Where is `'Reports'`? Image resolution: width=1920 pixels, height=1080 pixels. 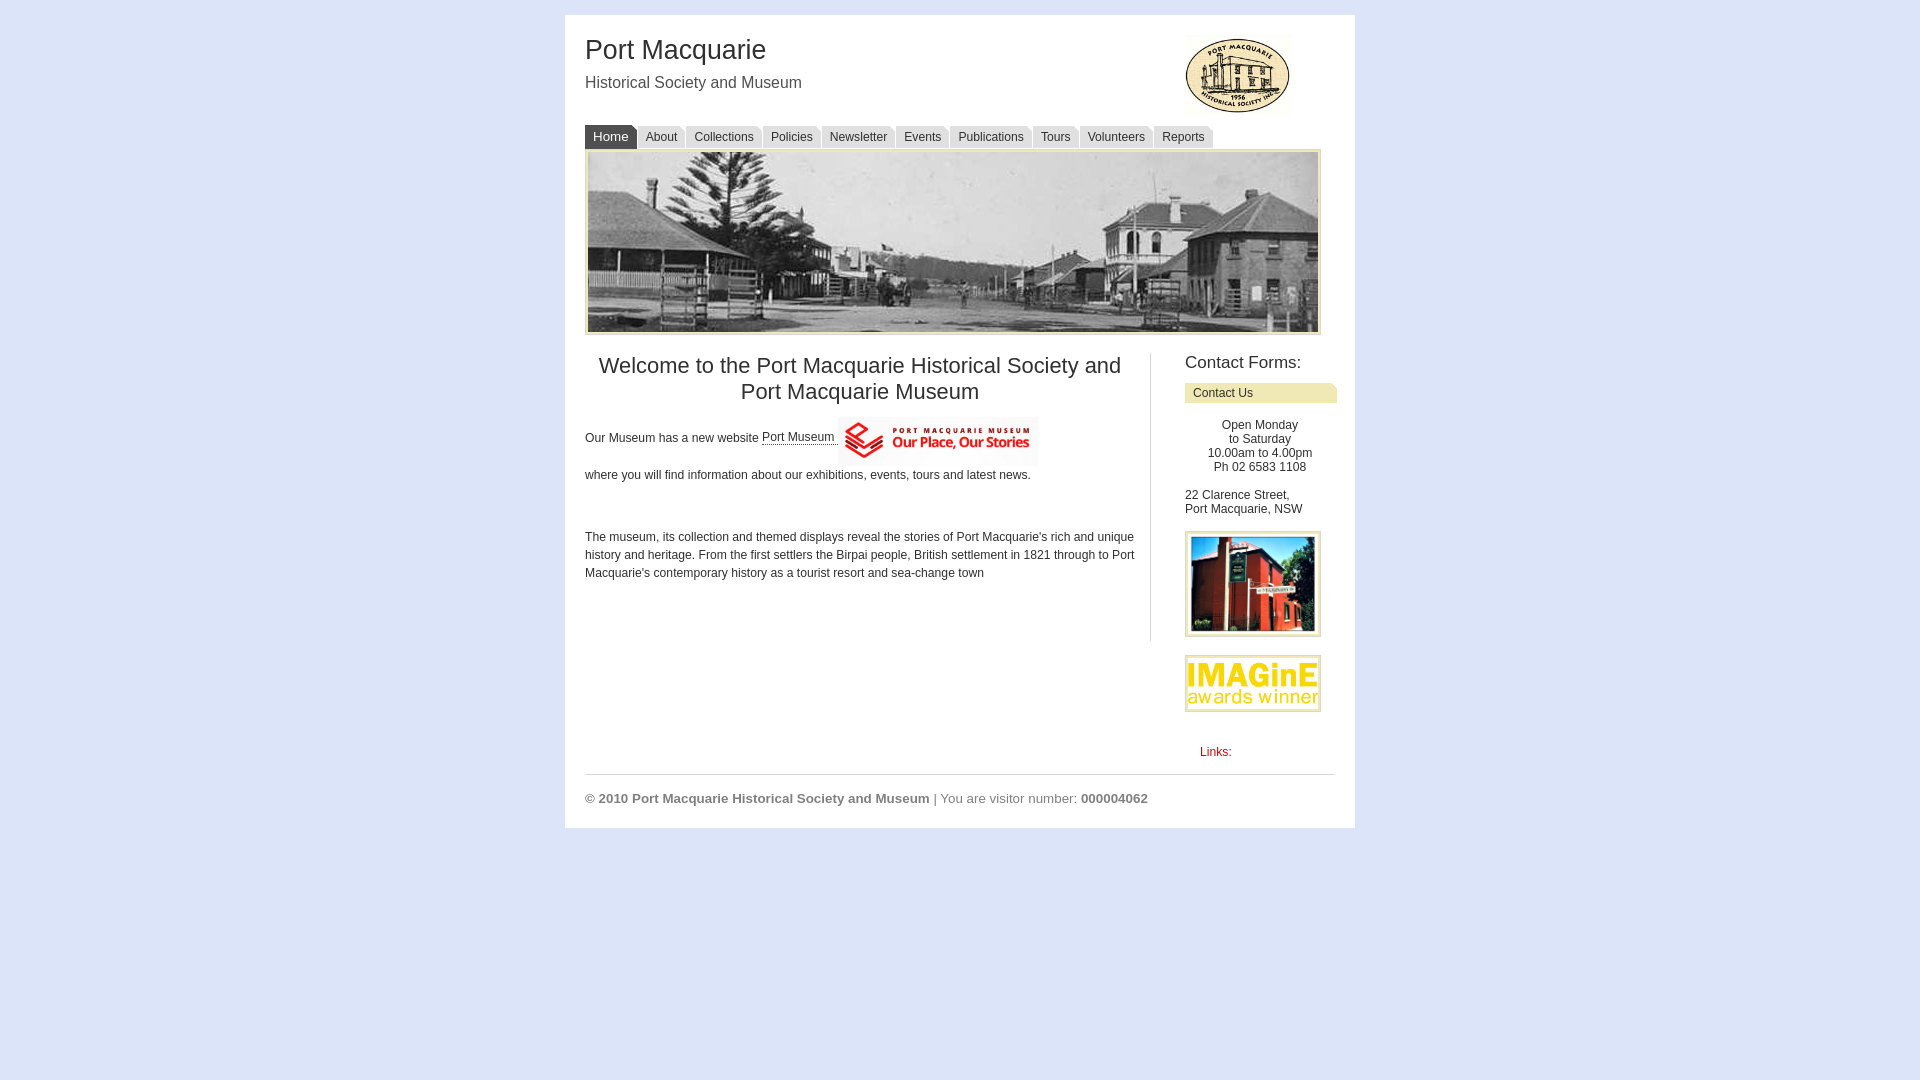
'Reports' is located at coordinates (1182, 136).